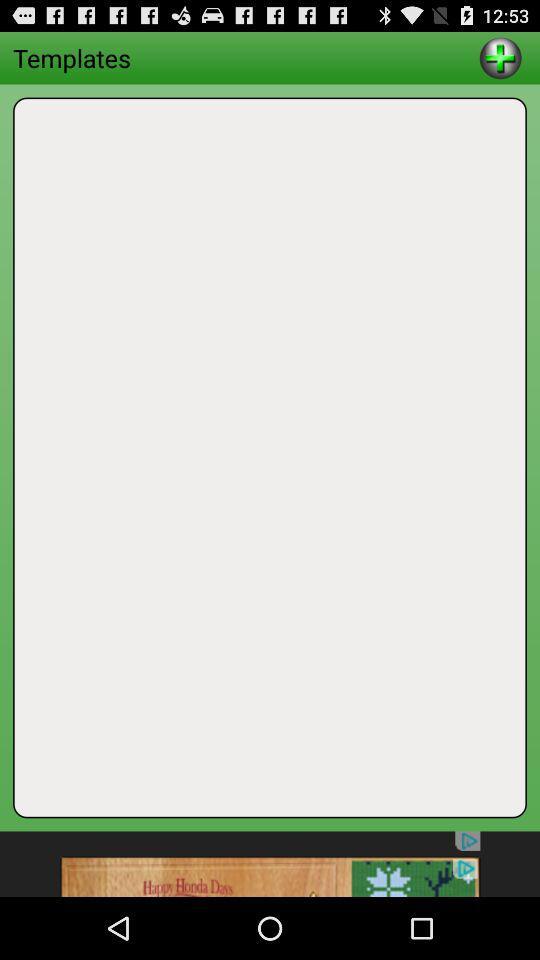  What do you see at coordinates (270, 863) in the screenshot?
I see `click advertisement` at bounding box center [270, 863].